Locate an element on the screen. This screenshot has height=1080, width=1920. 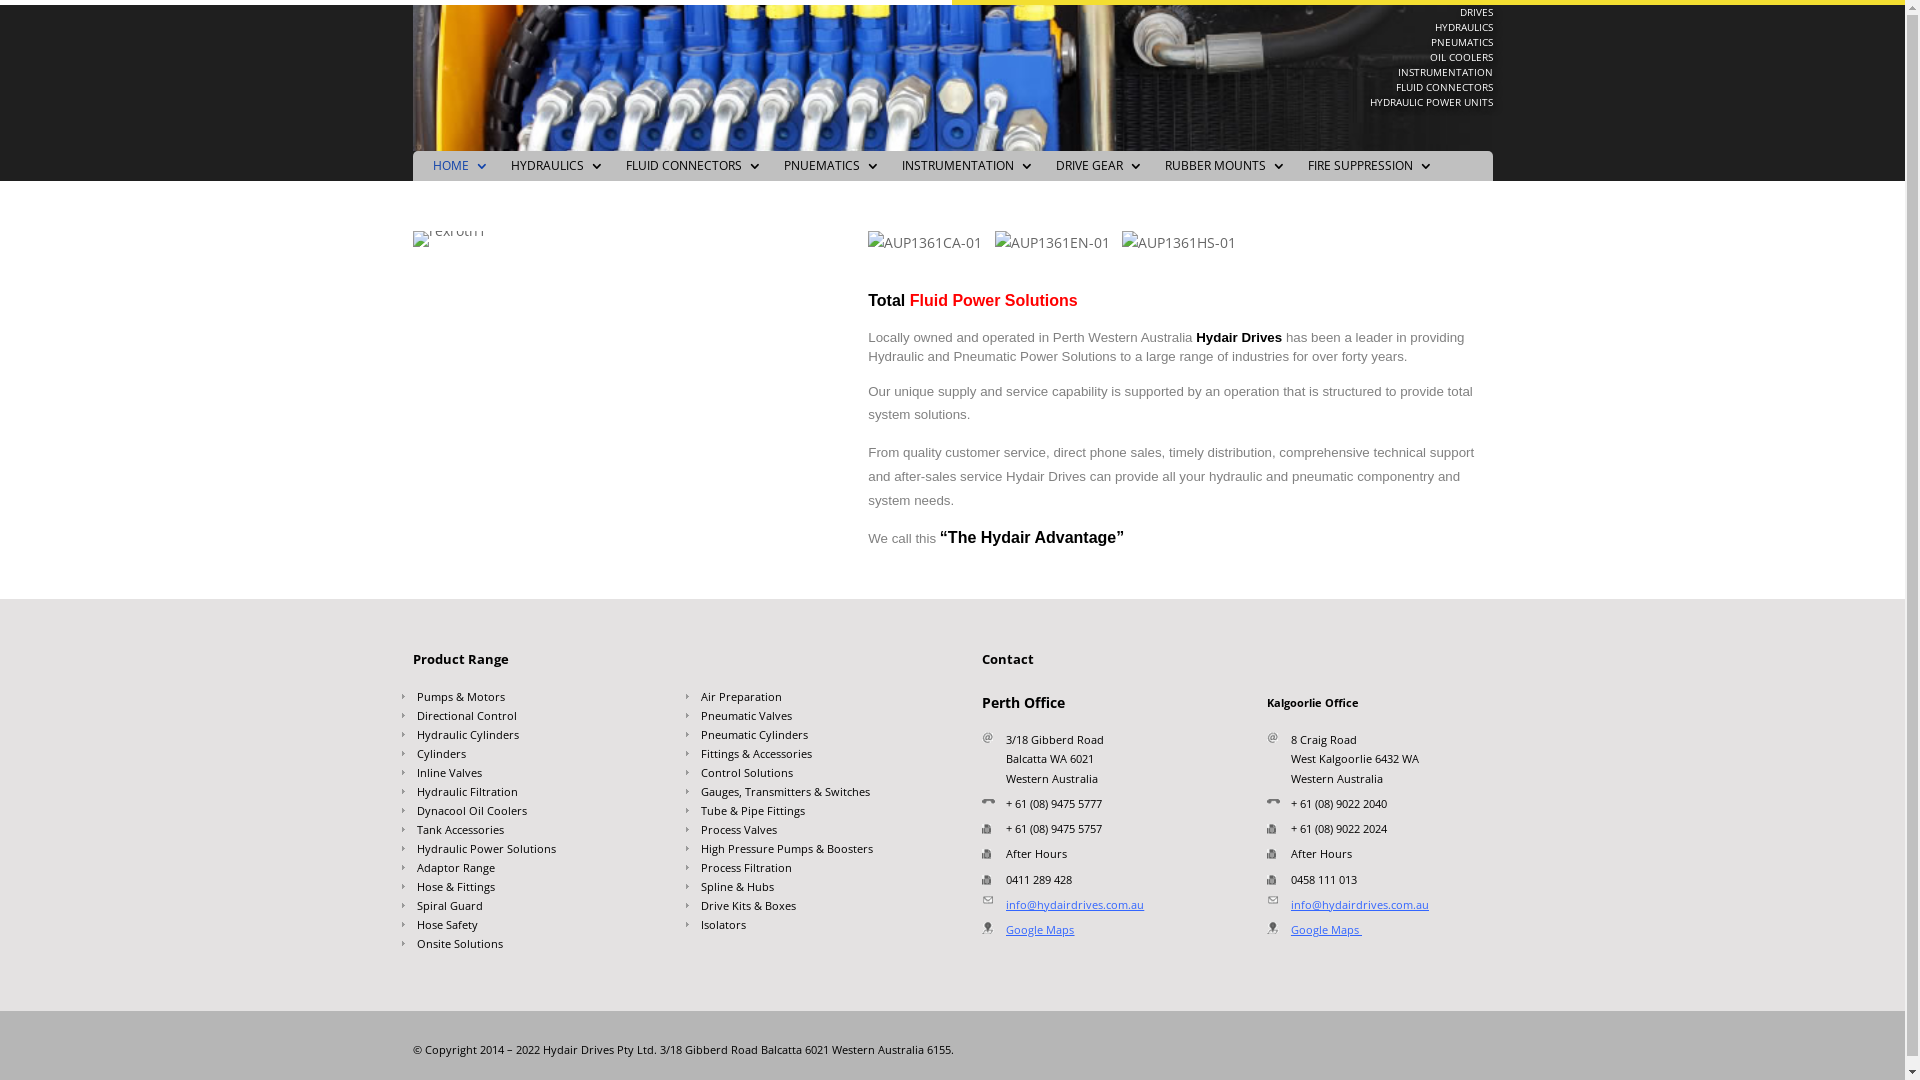
'Isolators' is located at coordinates (811, 928).